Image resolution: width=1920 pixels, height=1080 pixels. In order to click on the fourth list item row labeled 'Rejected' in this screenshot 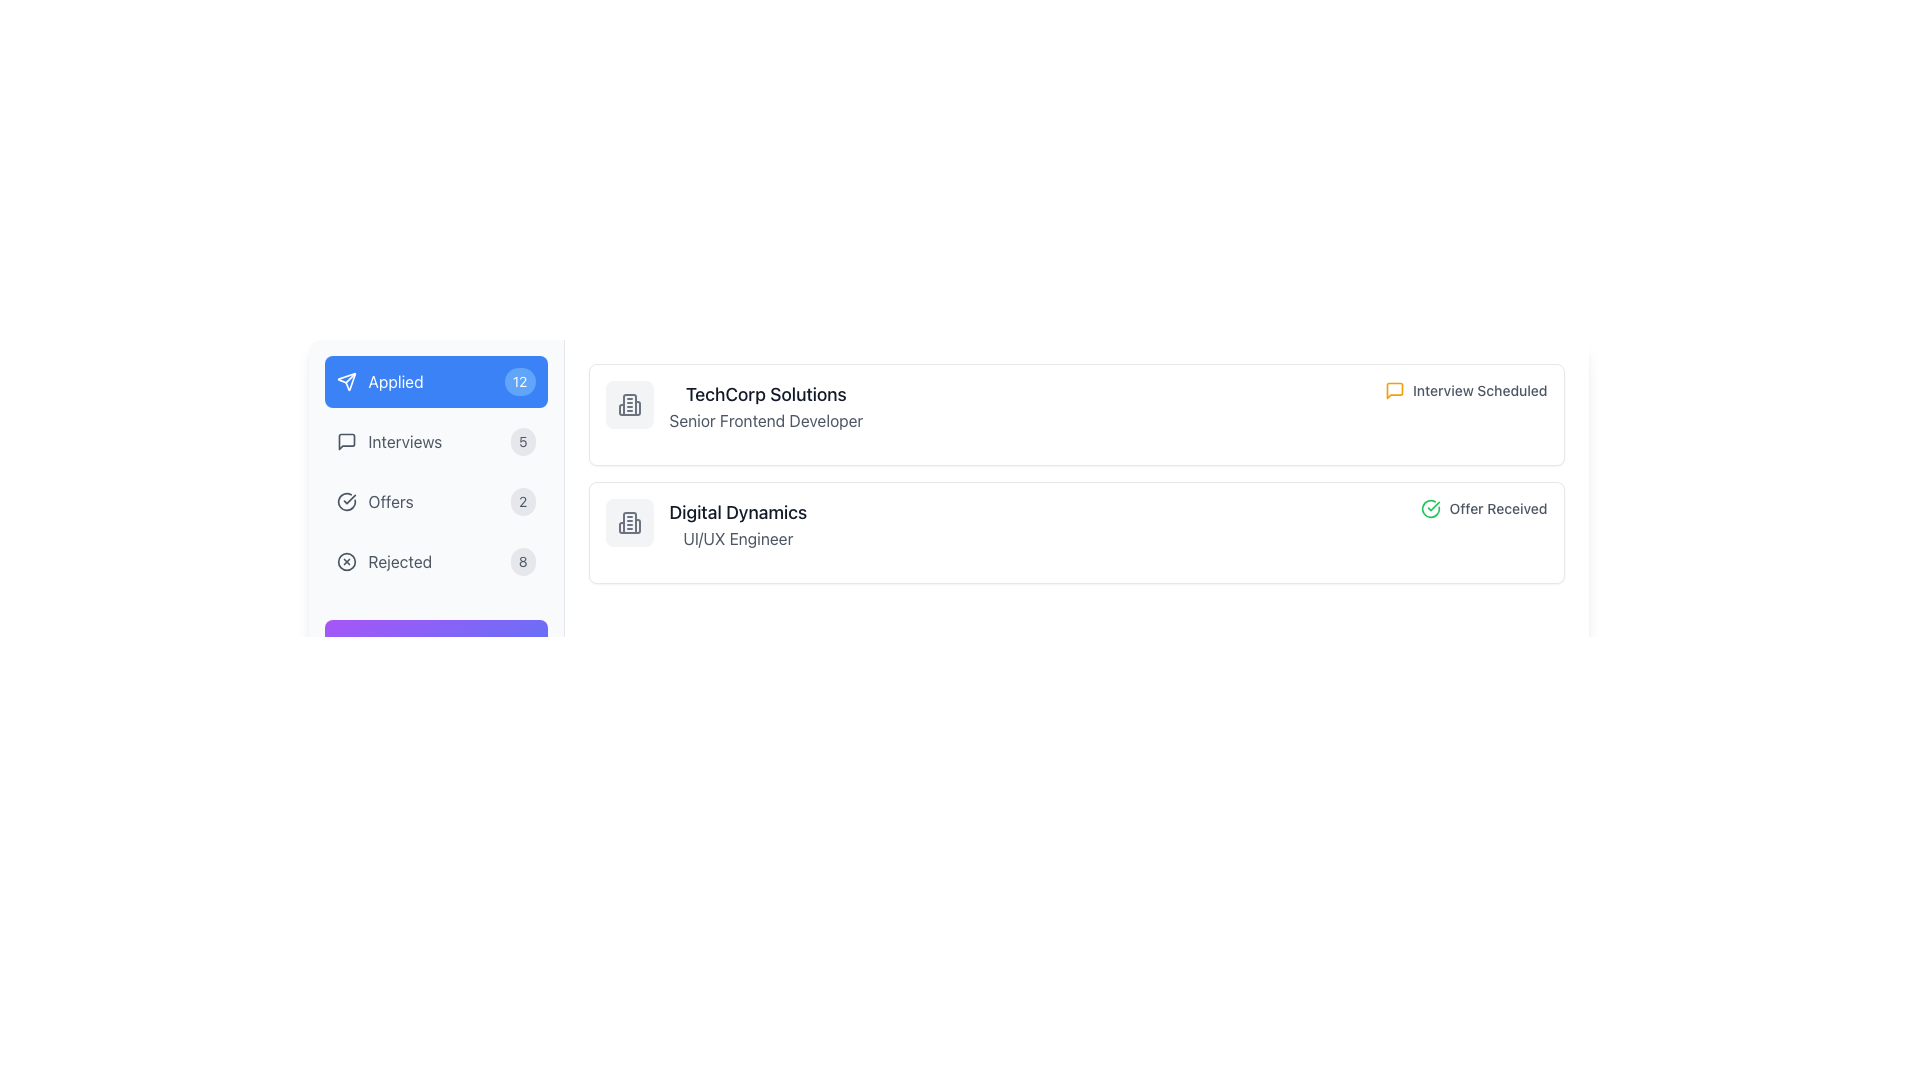, I will do `click(435, 562)`.